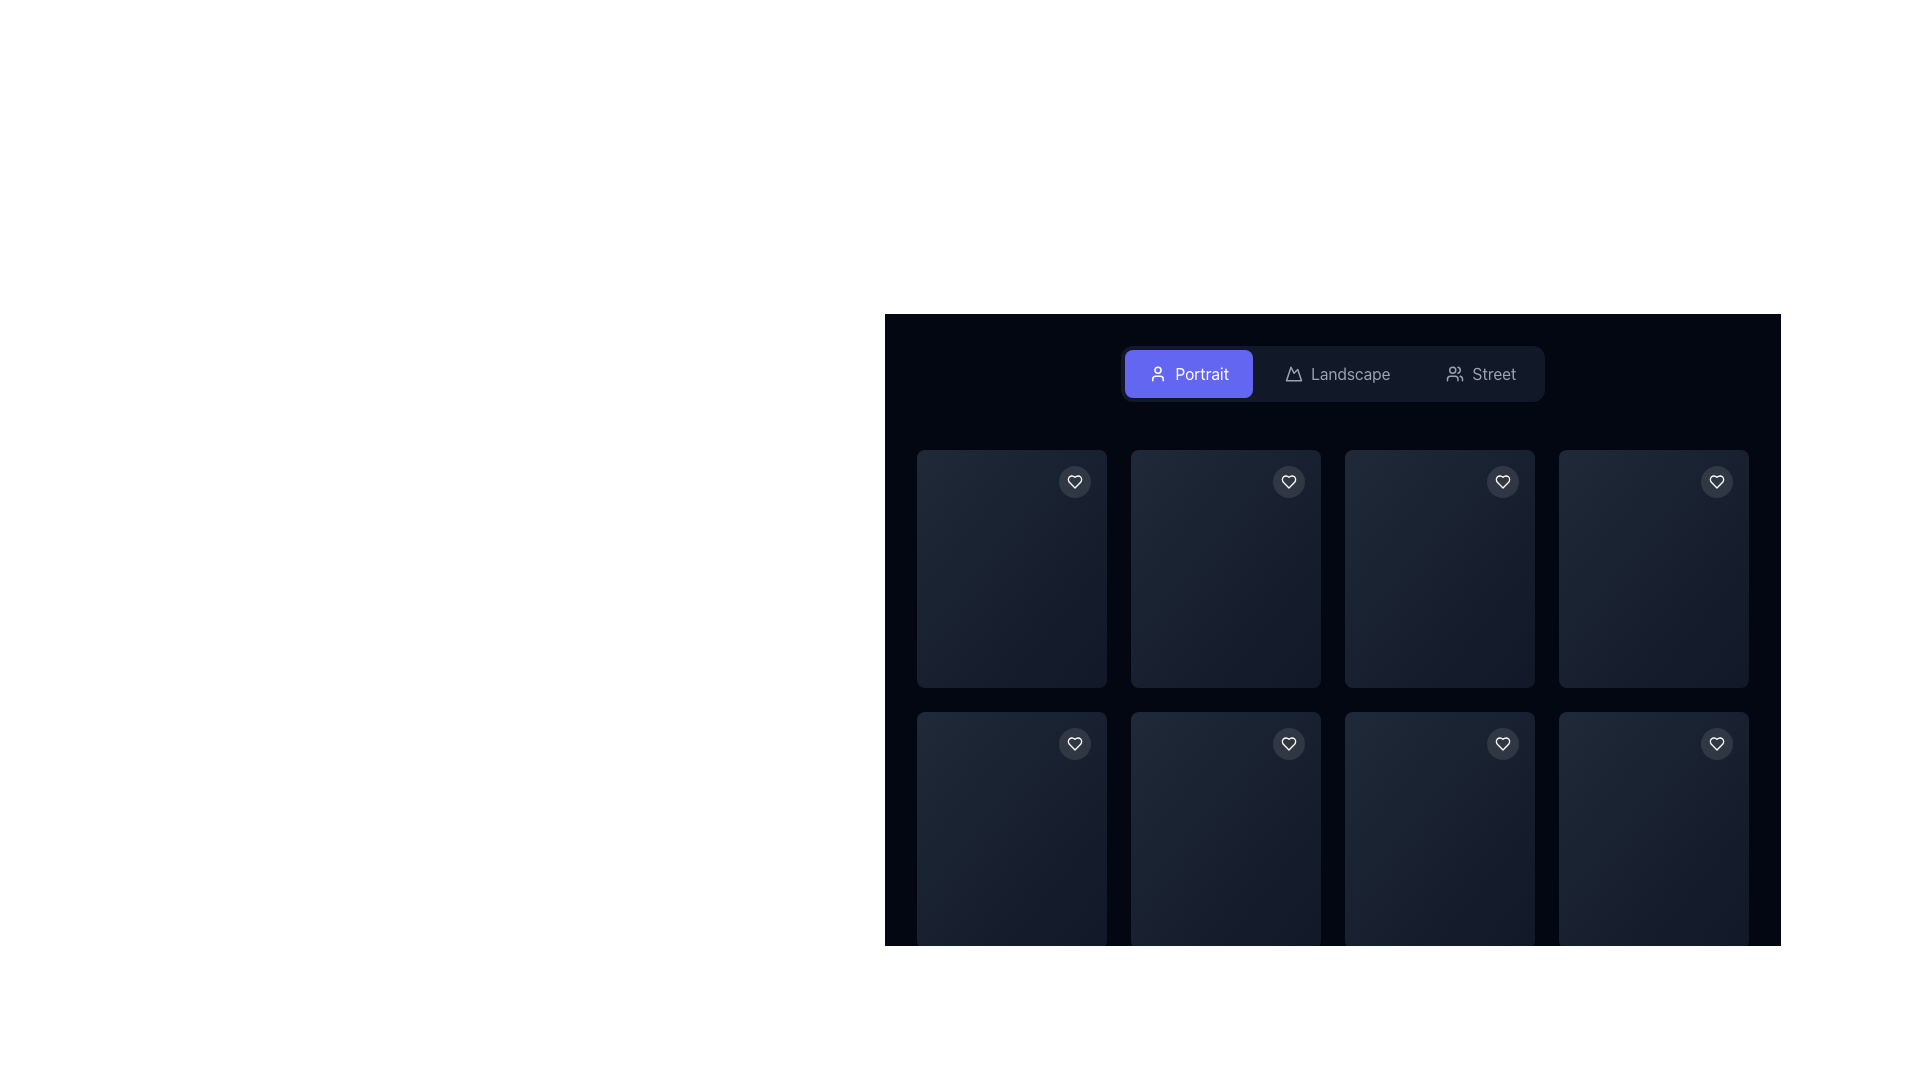  I want to click on the heart-shaped icon located in the top-right corner of the third card in the second row to mark it as liked, so click(1074, 743).